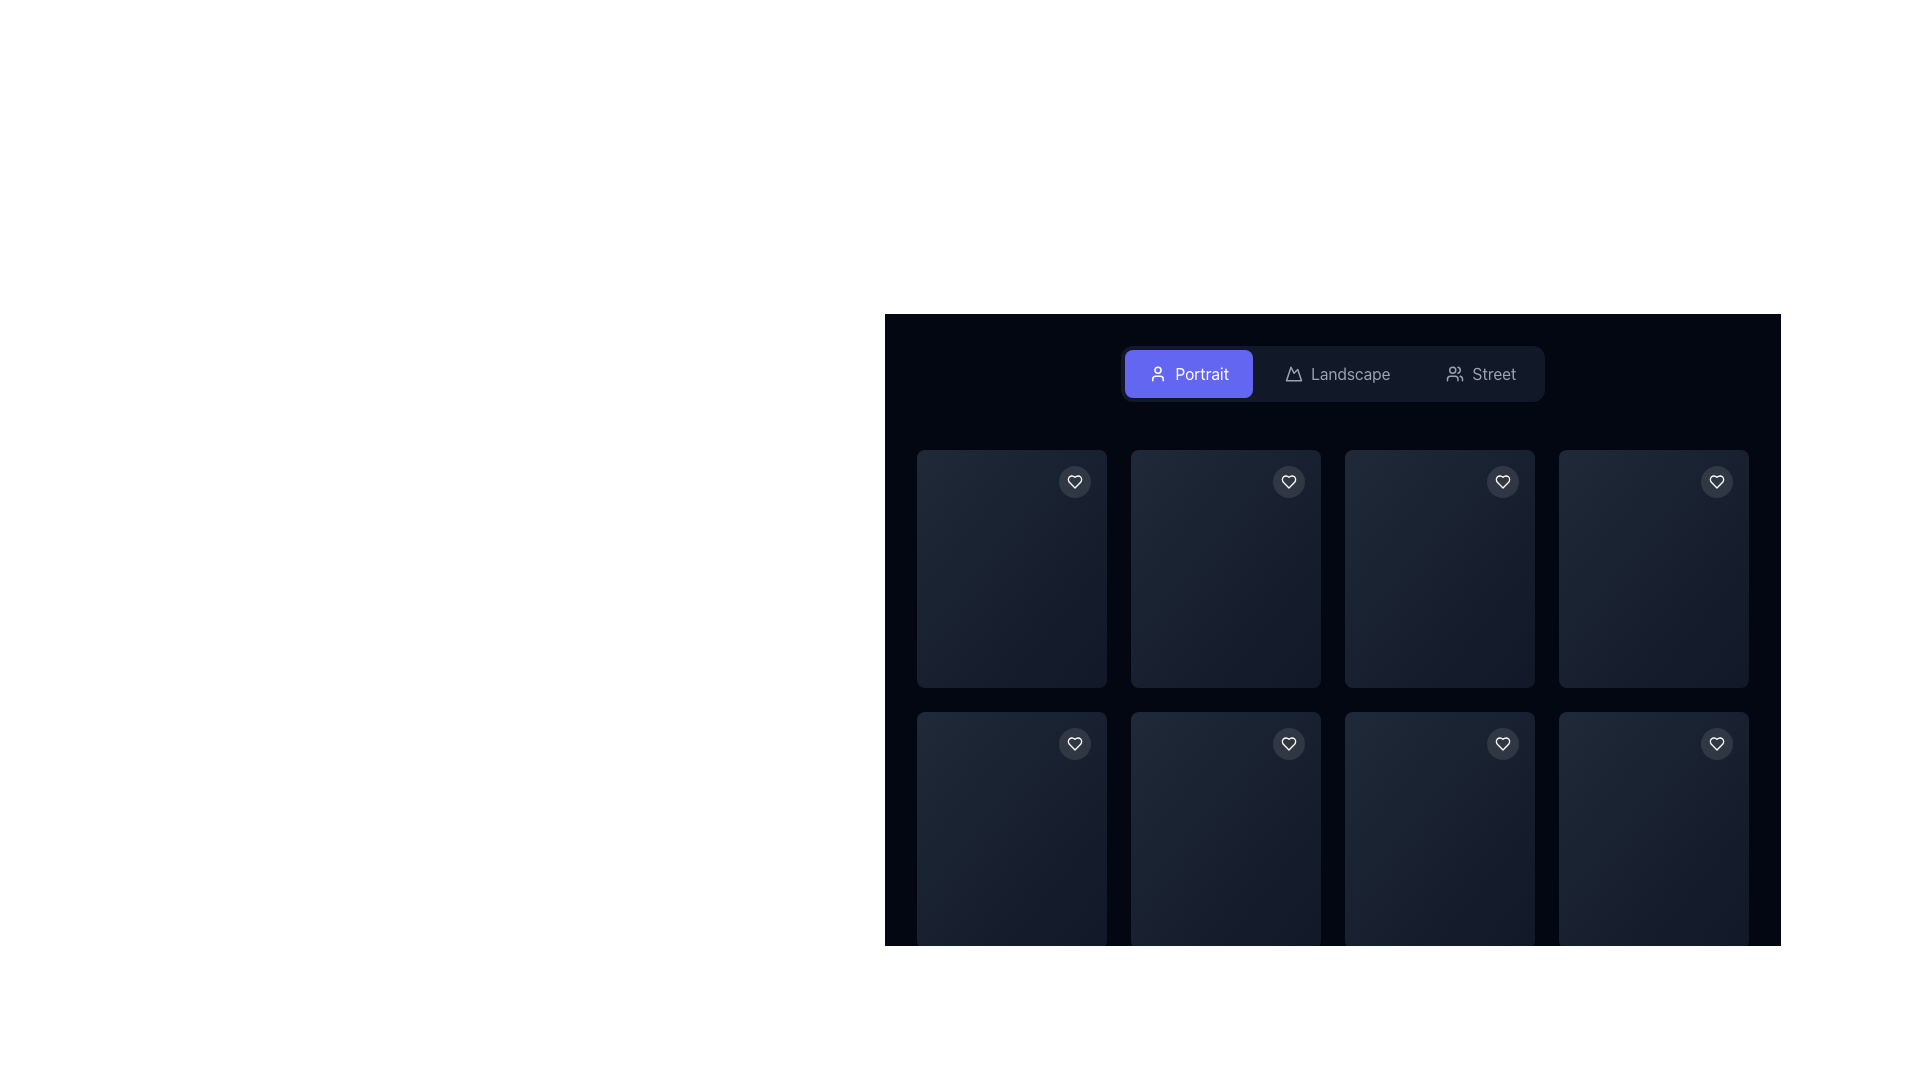  I want to click on the heart-shaped icon located in the top-right corner of the third card in the second row to mark it as liked, so click(1074, 743).